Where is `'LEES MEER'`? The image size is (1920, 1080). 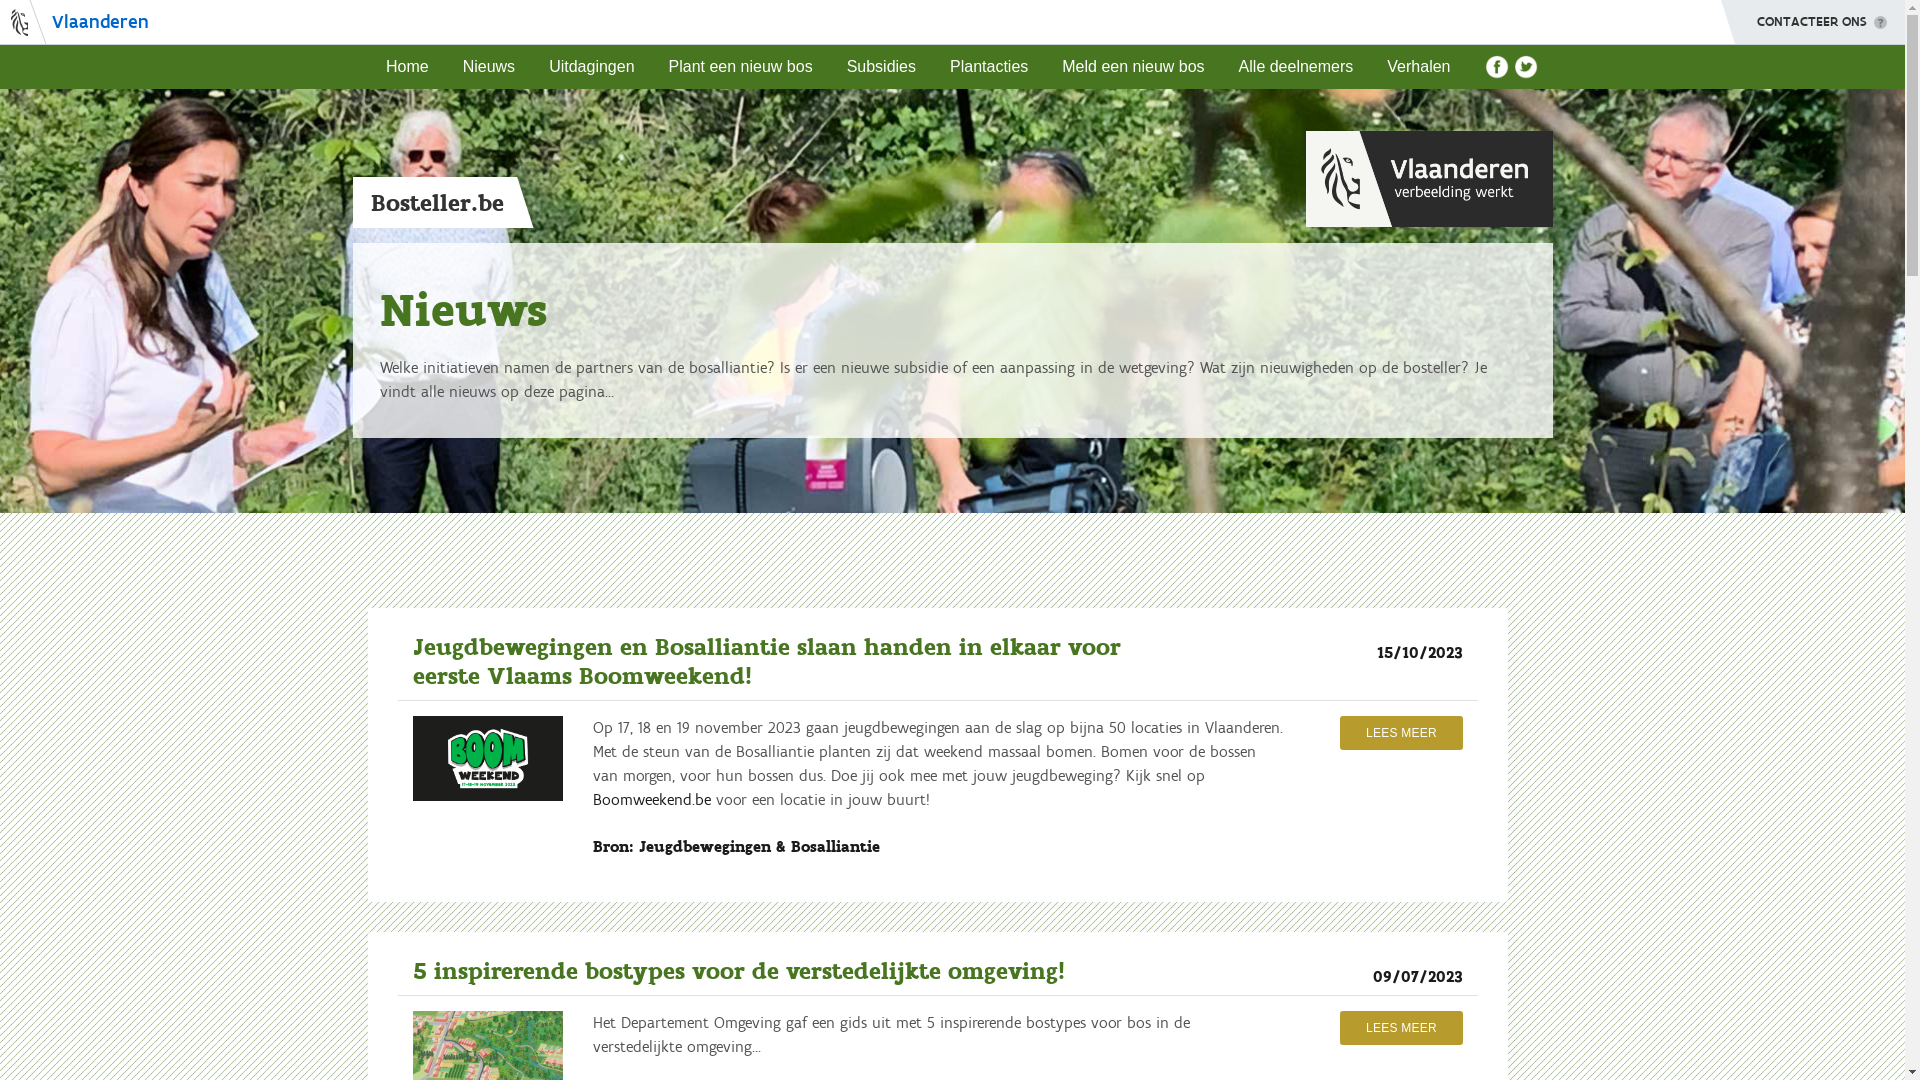 'LEES MEER' is located at coordinates (1400, 1028).